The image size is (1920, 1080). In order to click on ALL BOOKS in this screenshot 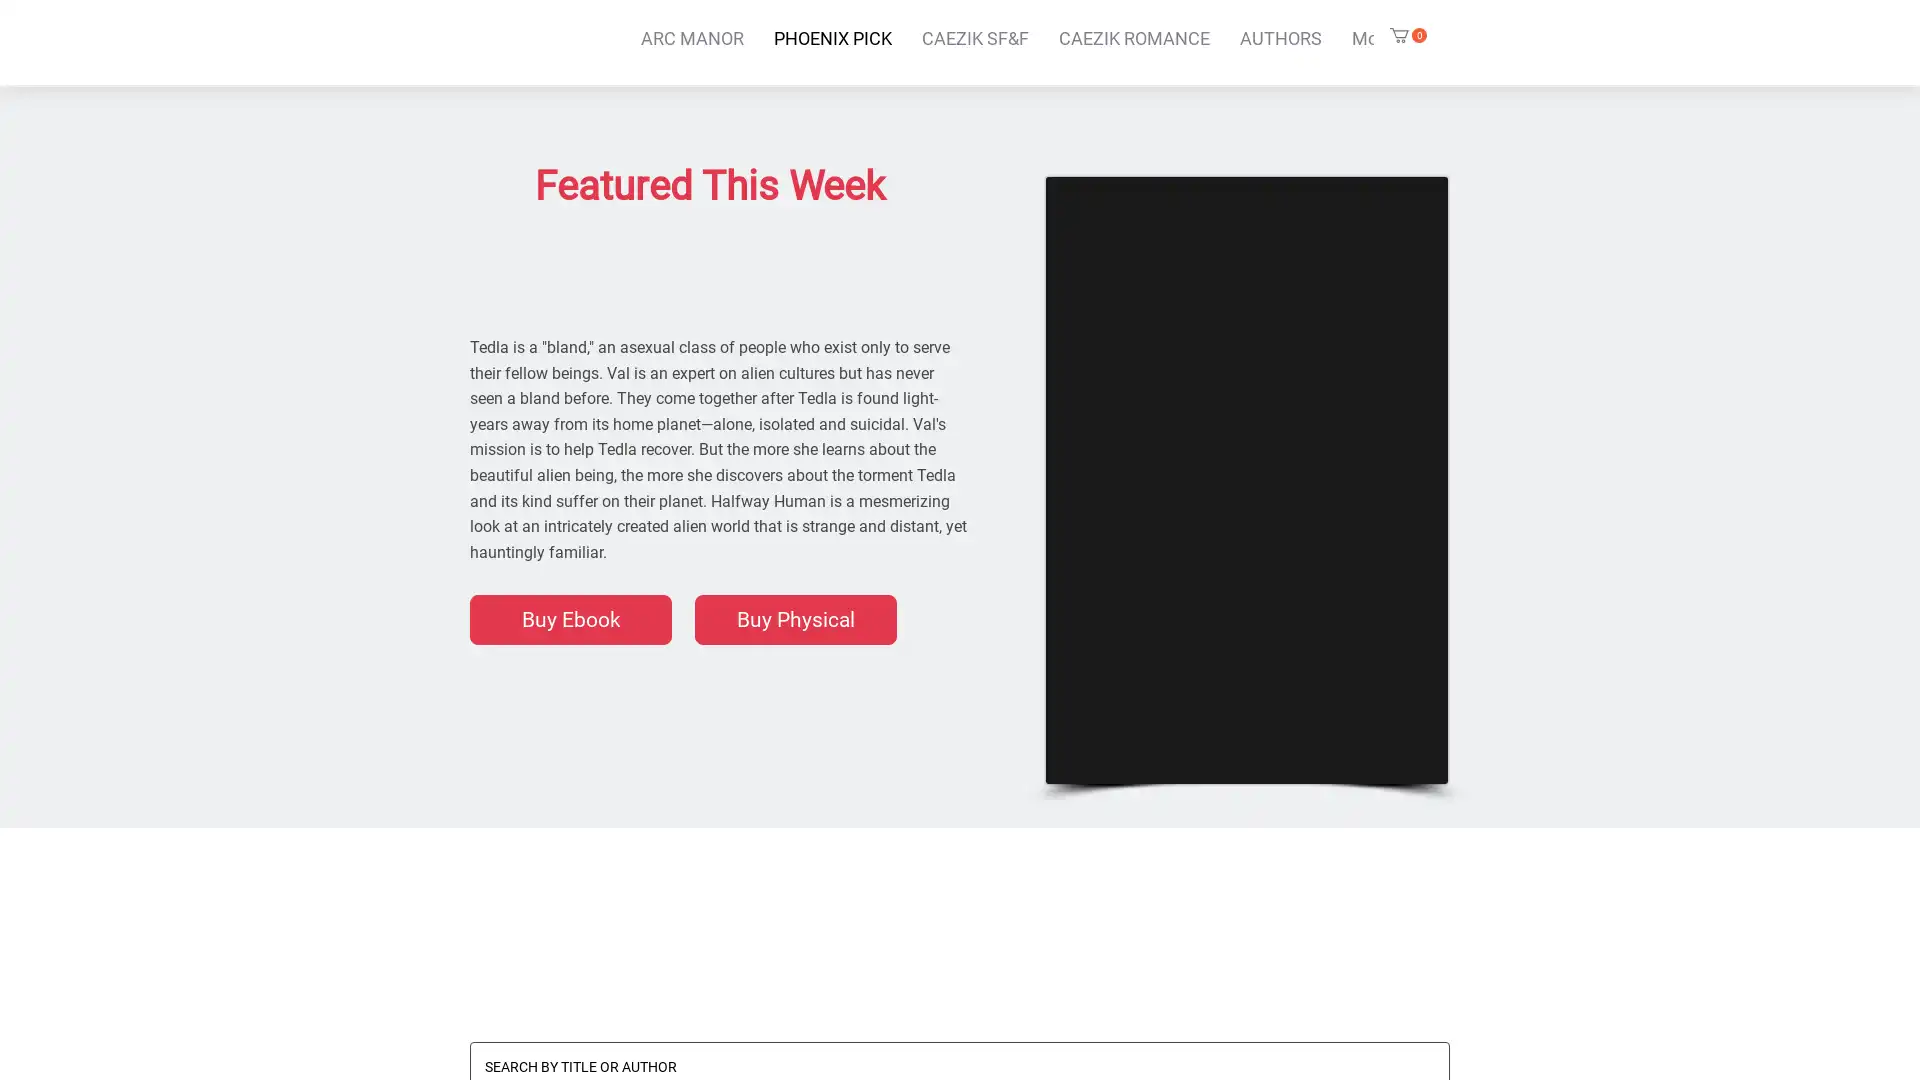, I will do `click(532, 998)`.